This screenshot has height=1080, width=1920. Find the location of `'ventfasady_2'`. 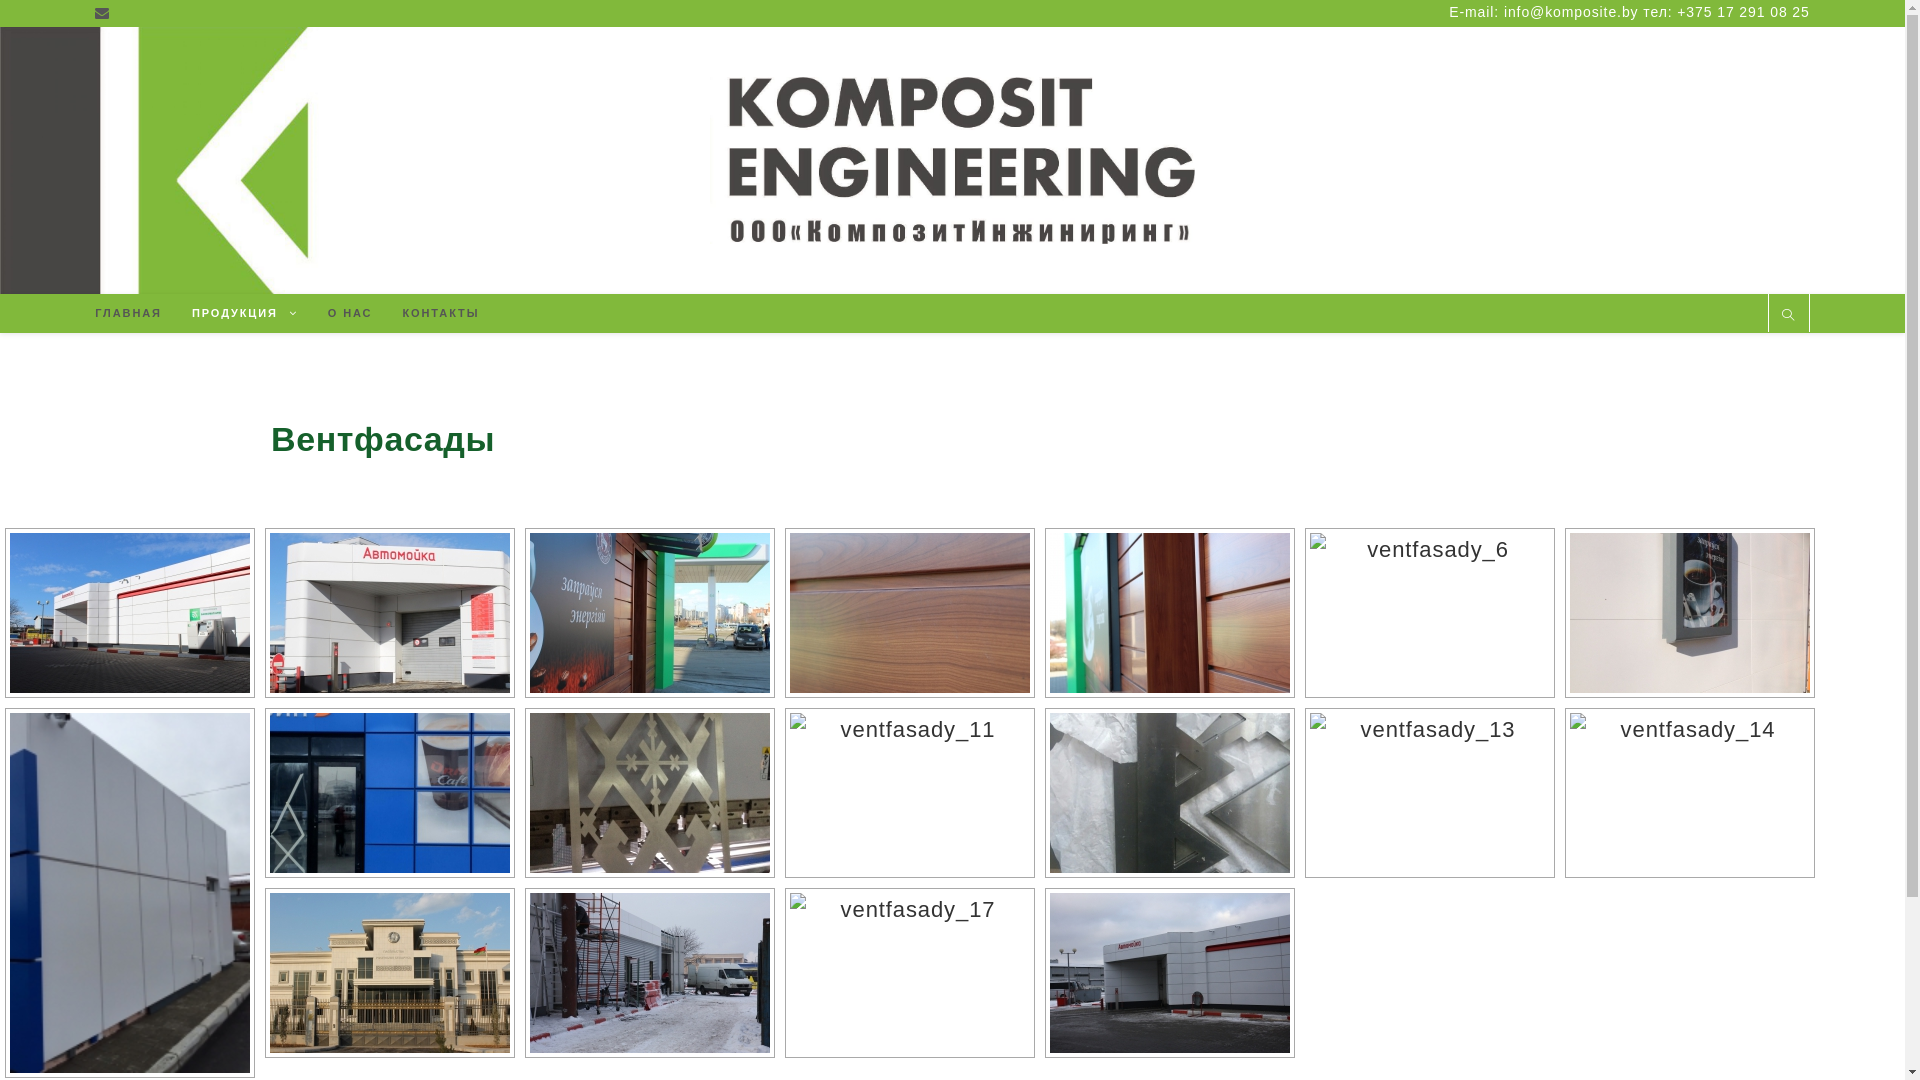

'ventfasady_2' is located at coordinates (389, 612).